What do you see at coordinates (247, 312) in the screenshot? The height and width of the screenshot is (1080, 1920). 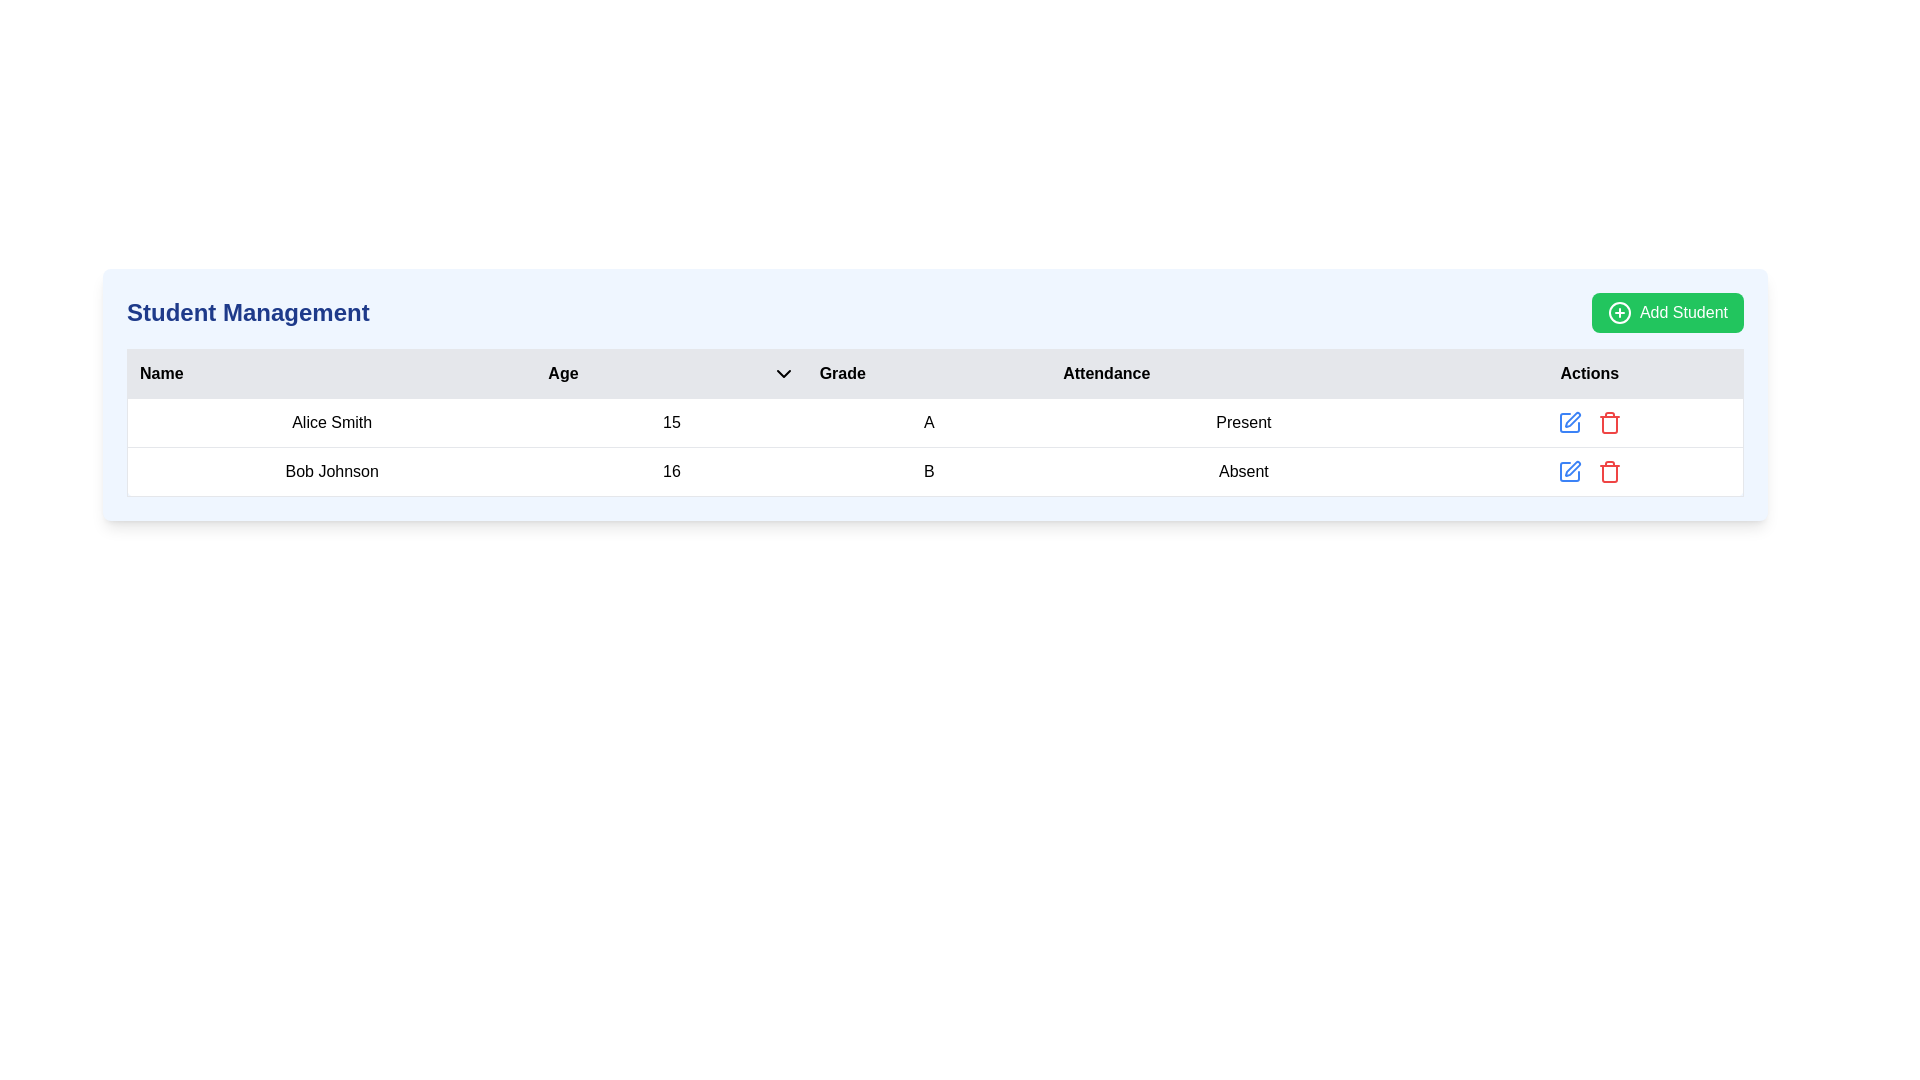 I see `the heading text that reads 'Student Management', which is styled in a large, bold, dark blue font and located in the upper-left section of the interface` at bounding box center [247, 312].